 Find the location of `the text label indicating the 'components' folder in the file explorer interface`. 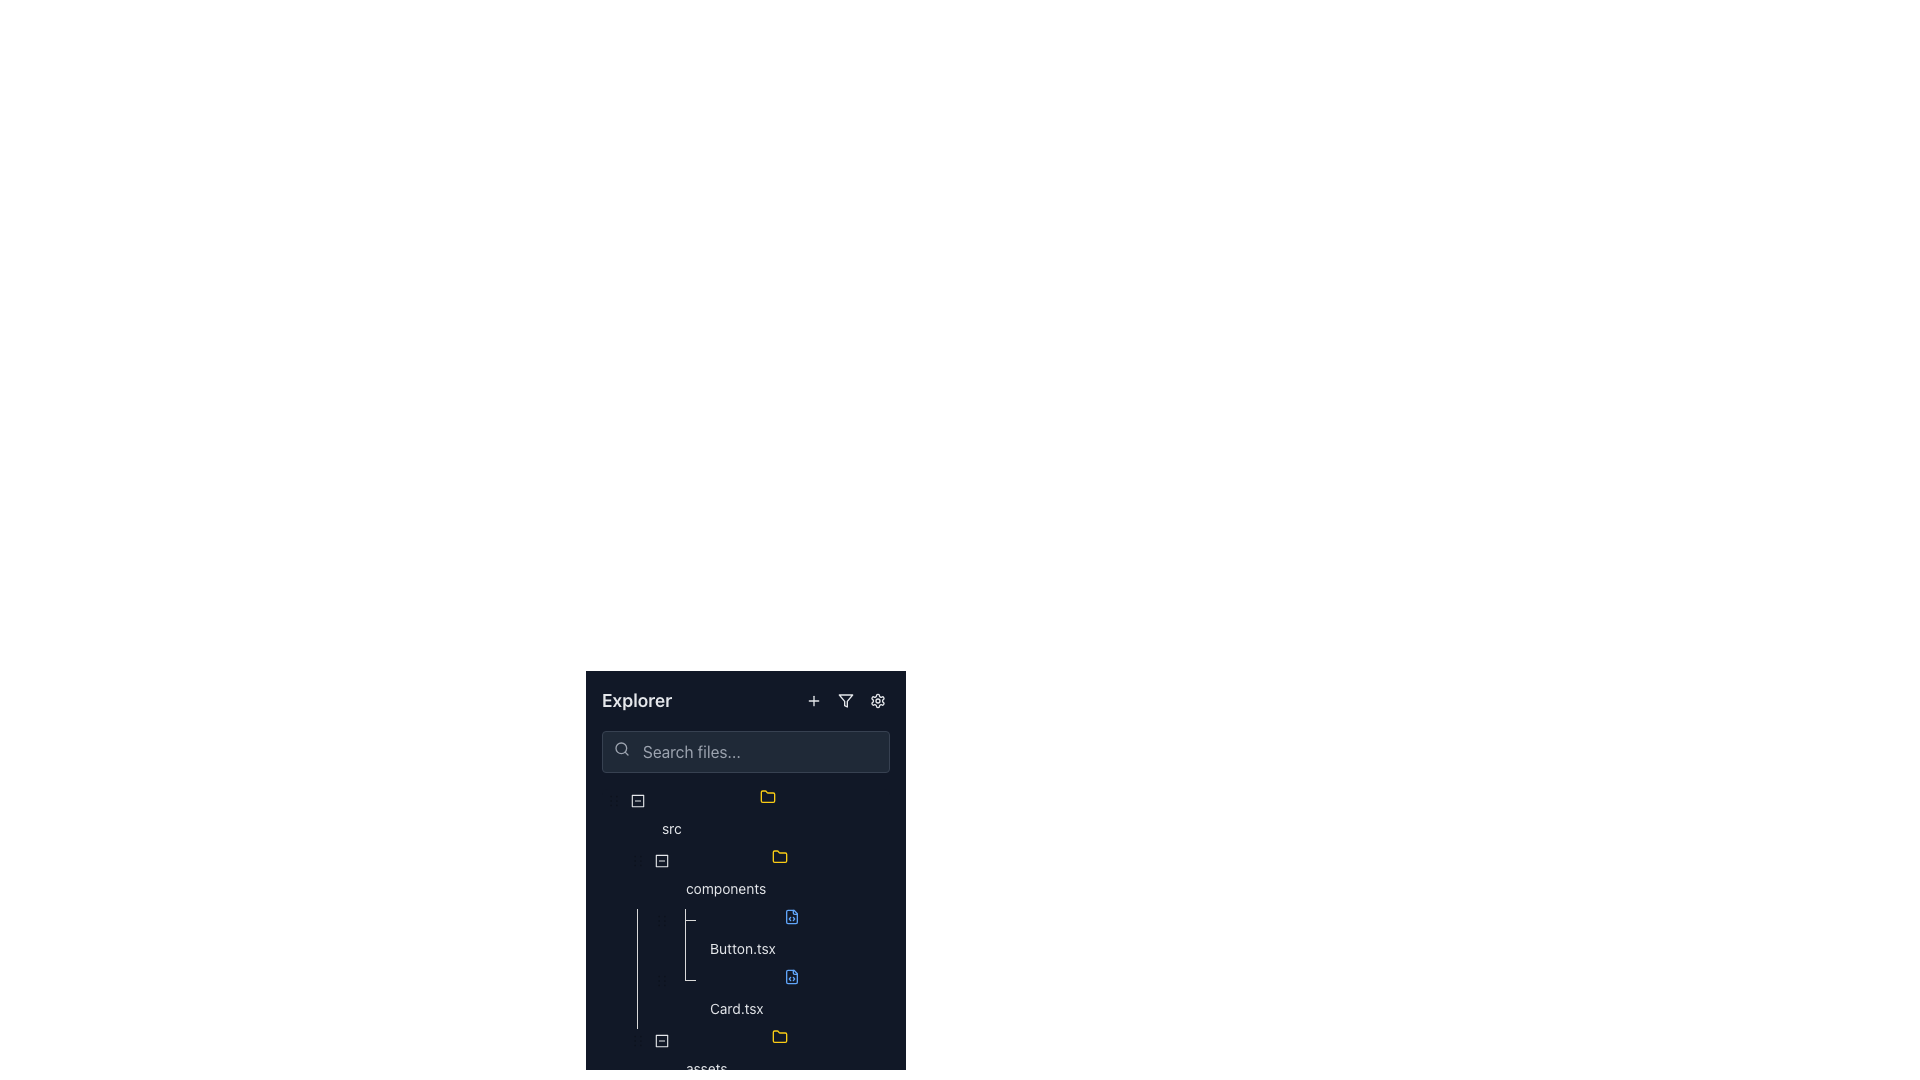

the text label indicating the 'components' folder in the file explorer interface is located at coordinates (725, 887).